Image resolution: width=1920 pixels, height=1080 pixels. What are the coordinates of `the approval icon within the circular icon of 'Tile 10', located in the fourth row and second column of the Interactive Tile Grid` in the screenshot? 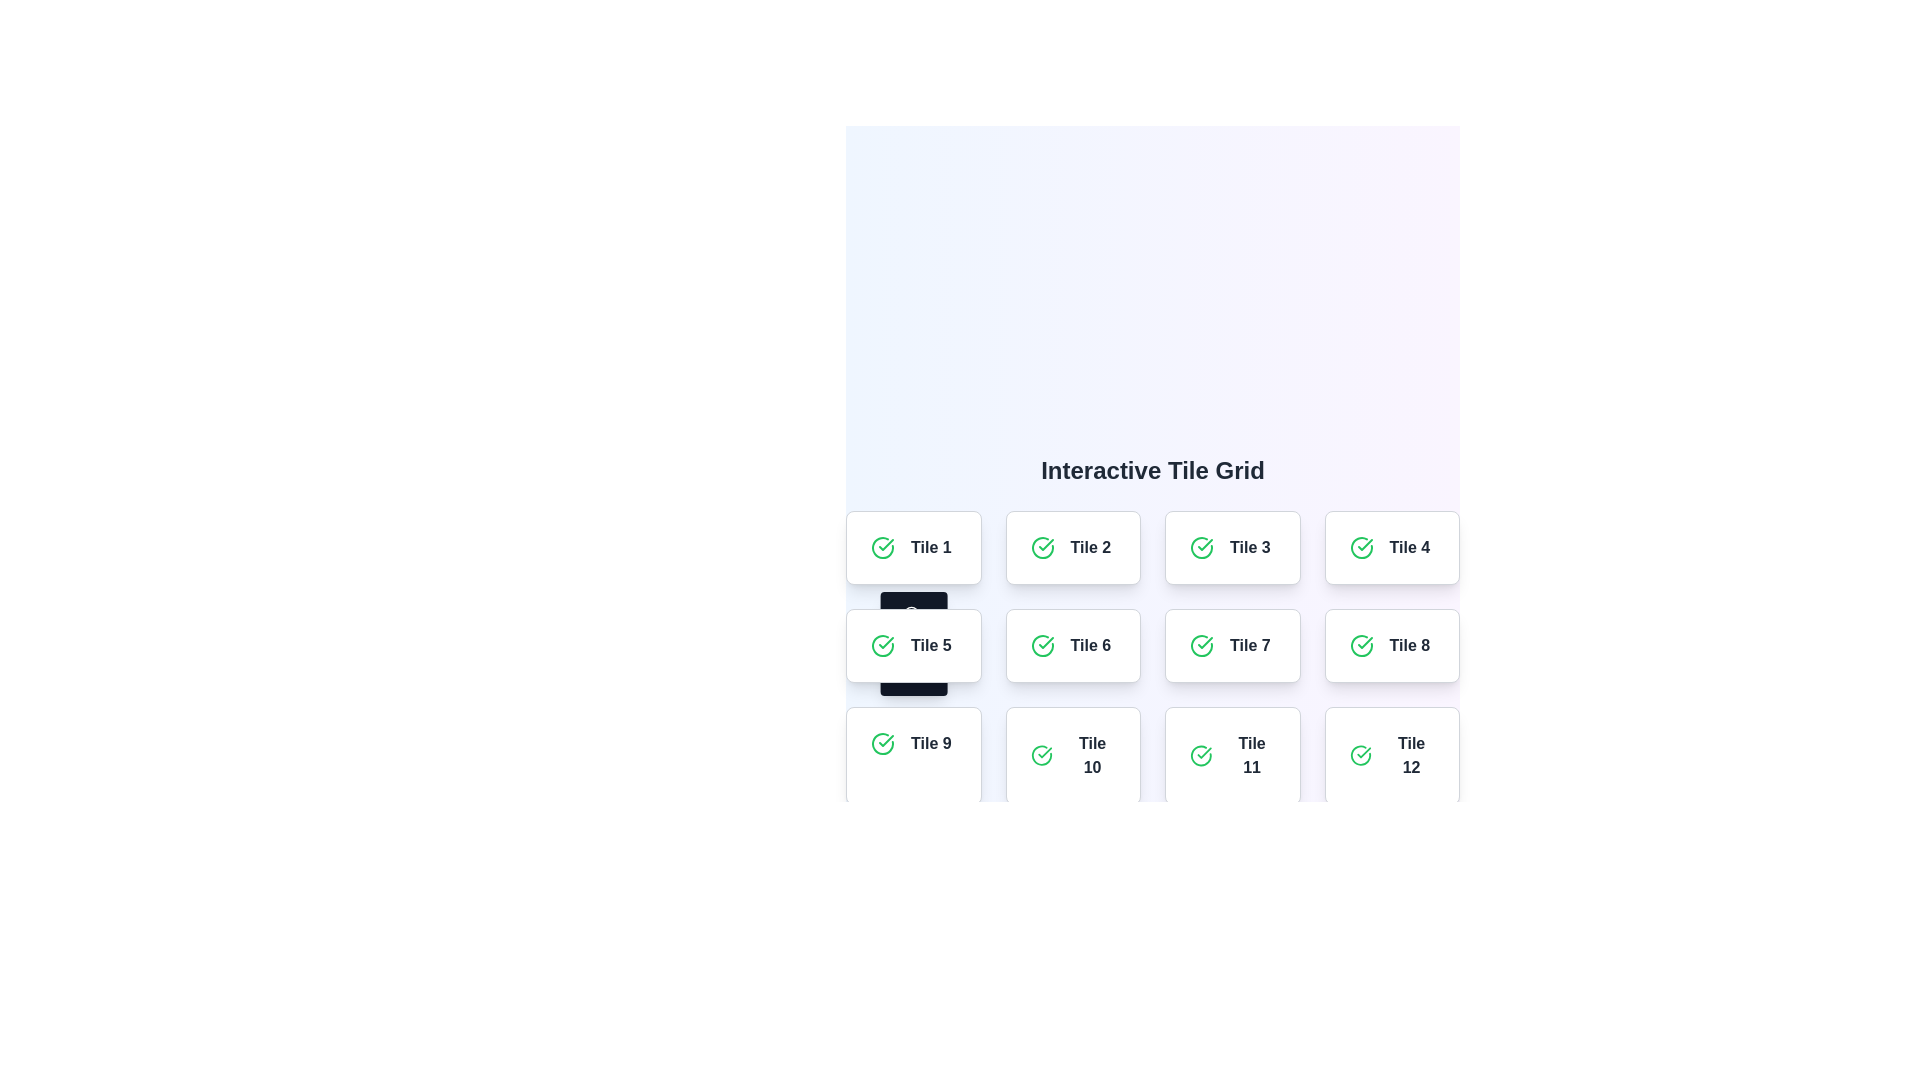 It's located at (1044, 753).